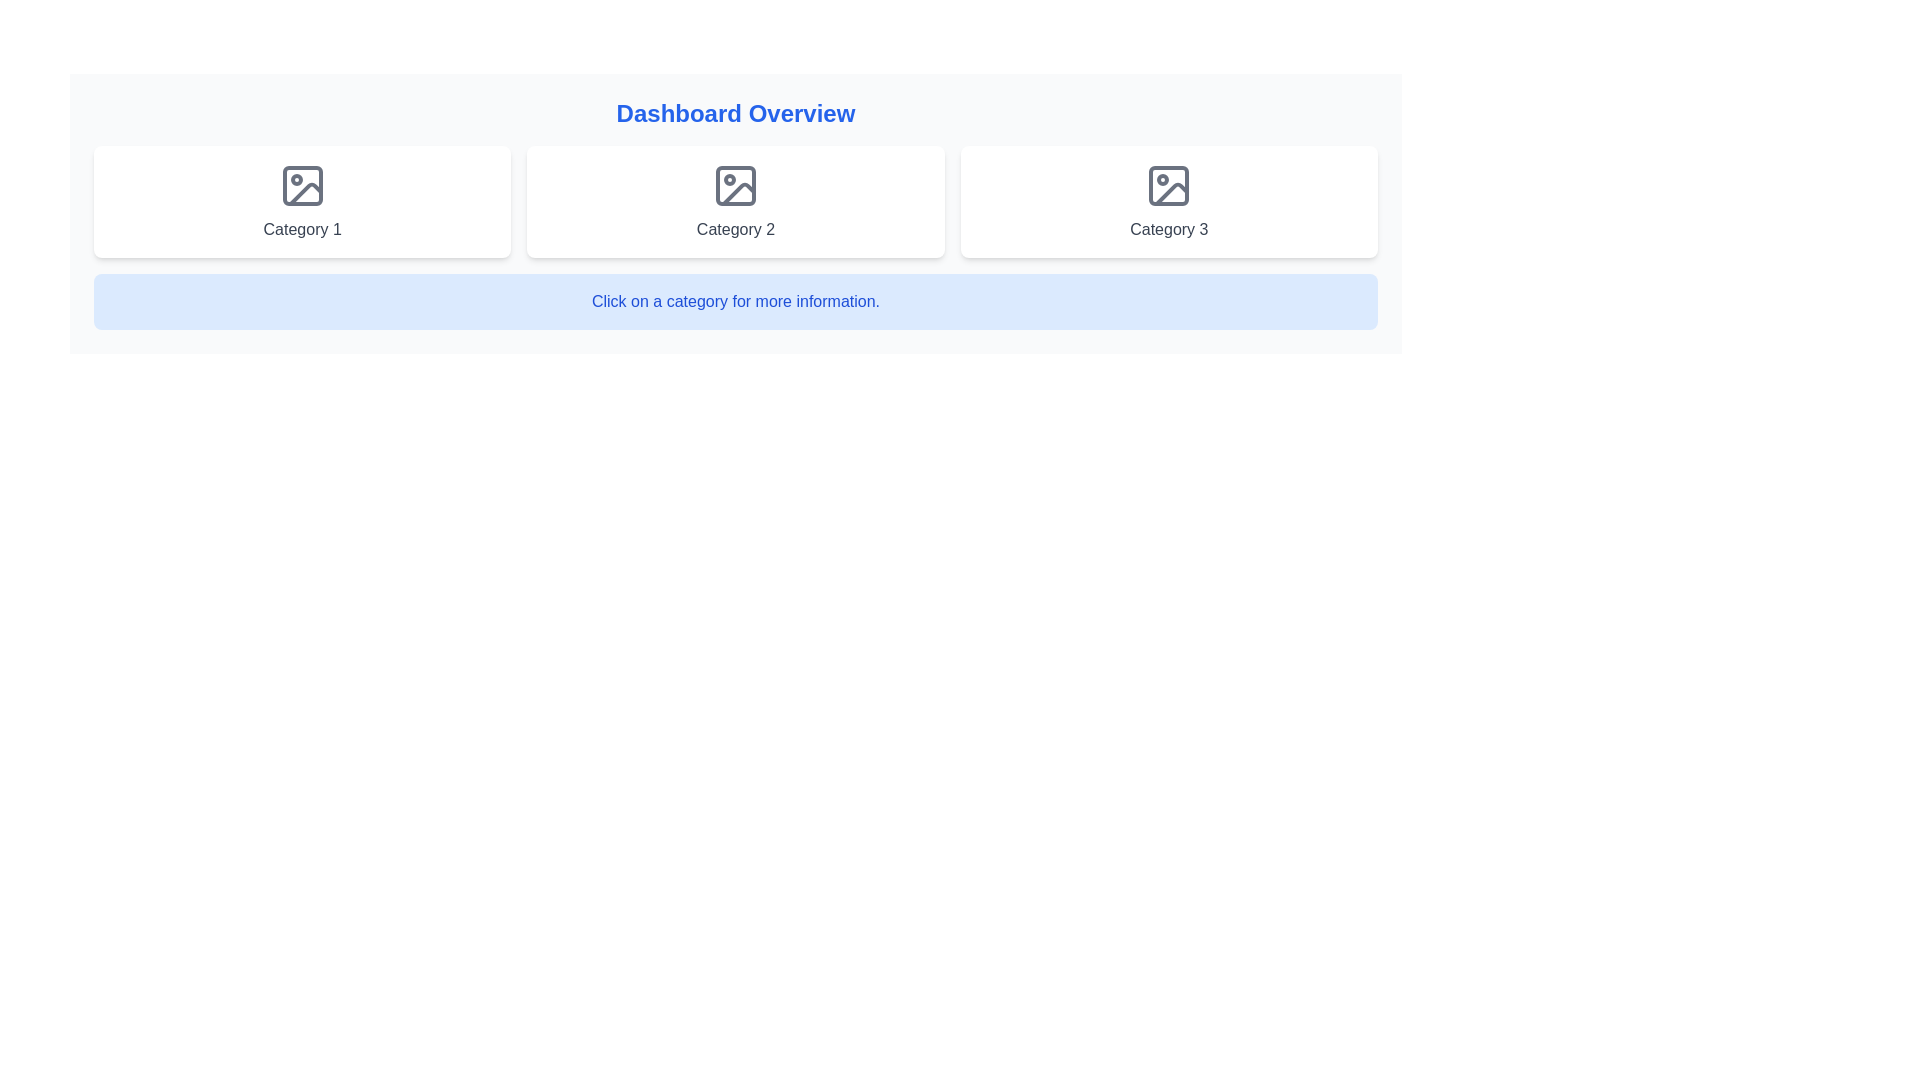 This screenshot has width=1920, height=1080. Describe the element at coordinates (1169, 229) in the screenshot. I see `the text display that serves as a label for Category 3, located beneath an icon in the rightmost of three white boxes in the 'Dashboard Overview' section` at that location.